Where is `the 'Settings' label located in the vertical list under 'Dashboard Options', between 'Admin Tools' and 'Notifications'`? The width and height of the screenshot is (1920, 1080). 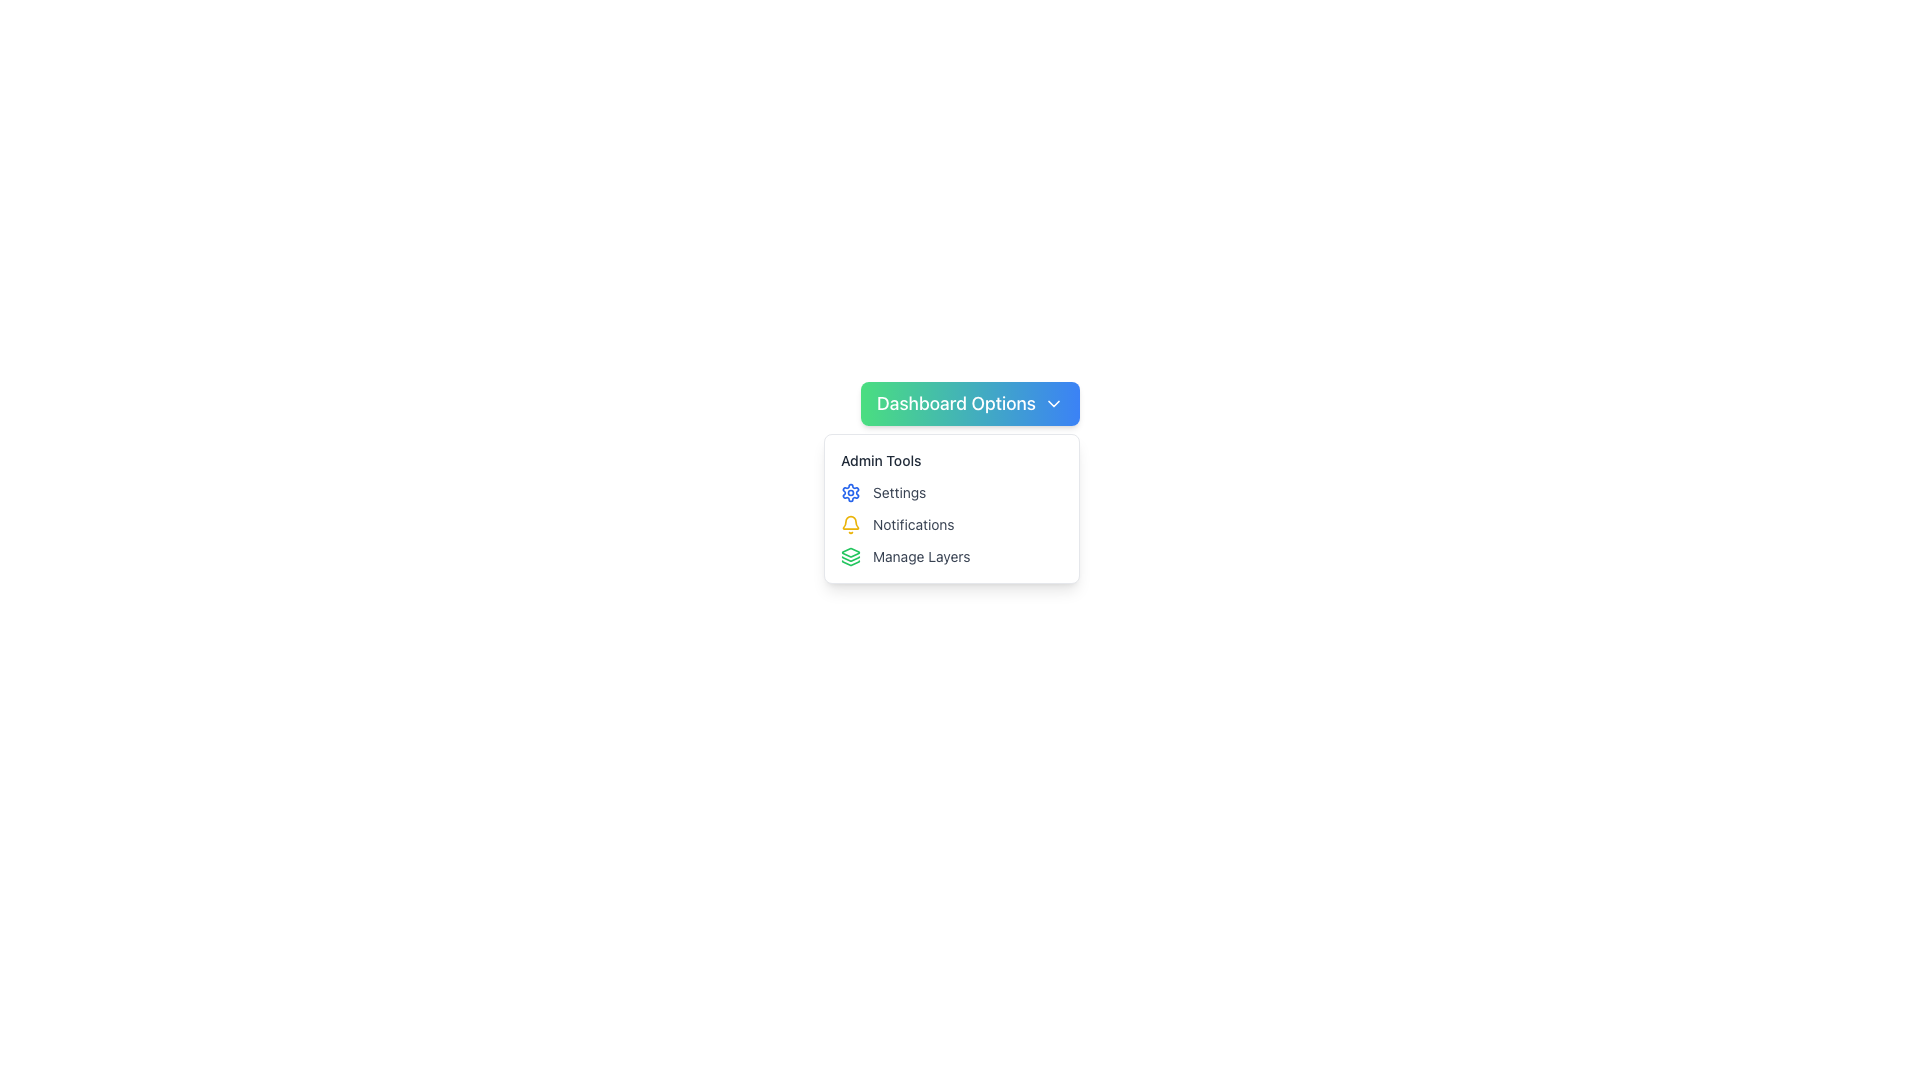
the 'Settings' label located in the vertical list under 'Dashboard Options', between 'Admin Tools' and 'Notifications' is located at coordinates (898, 493).